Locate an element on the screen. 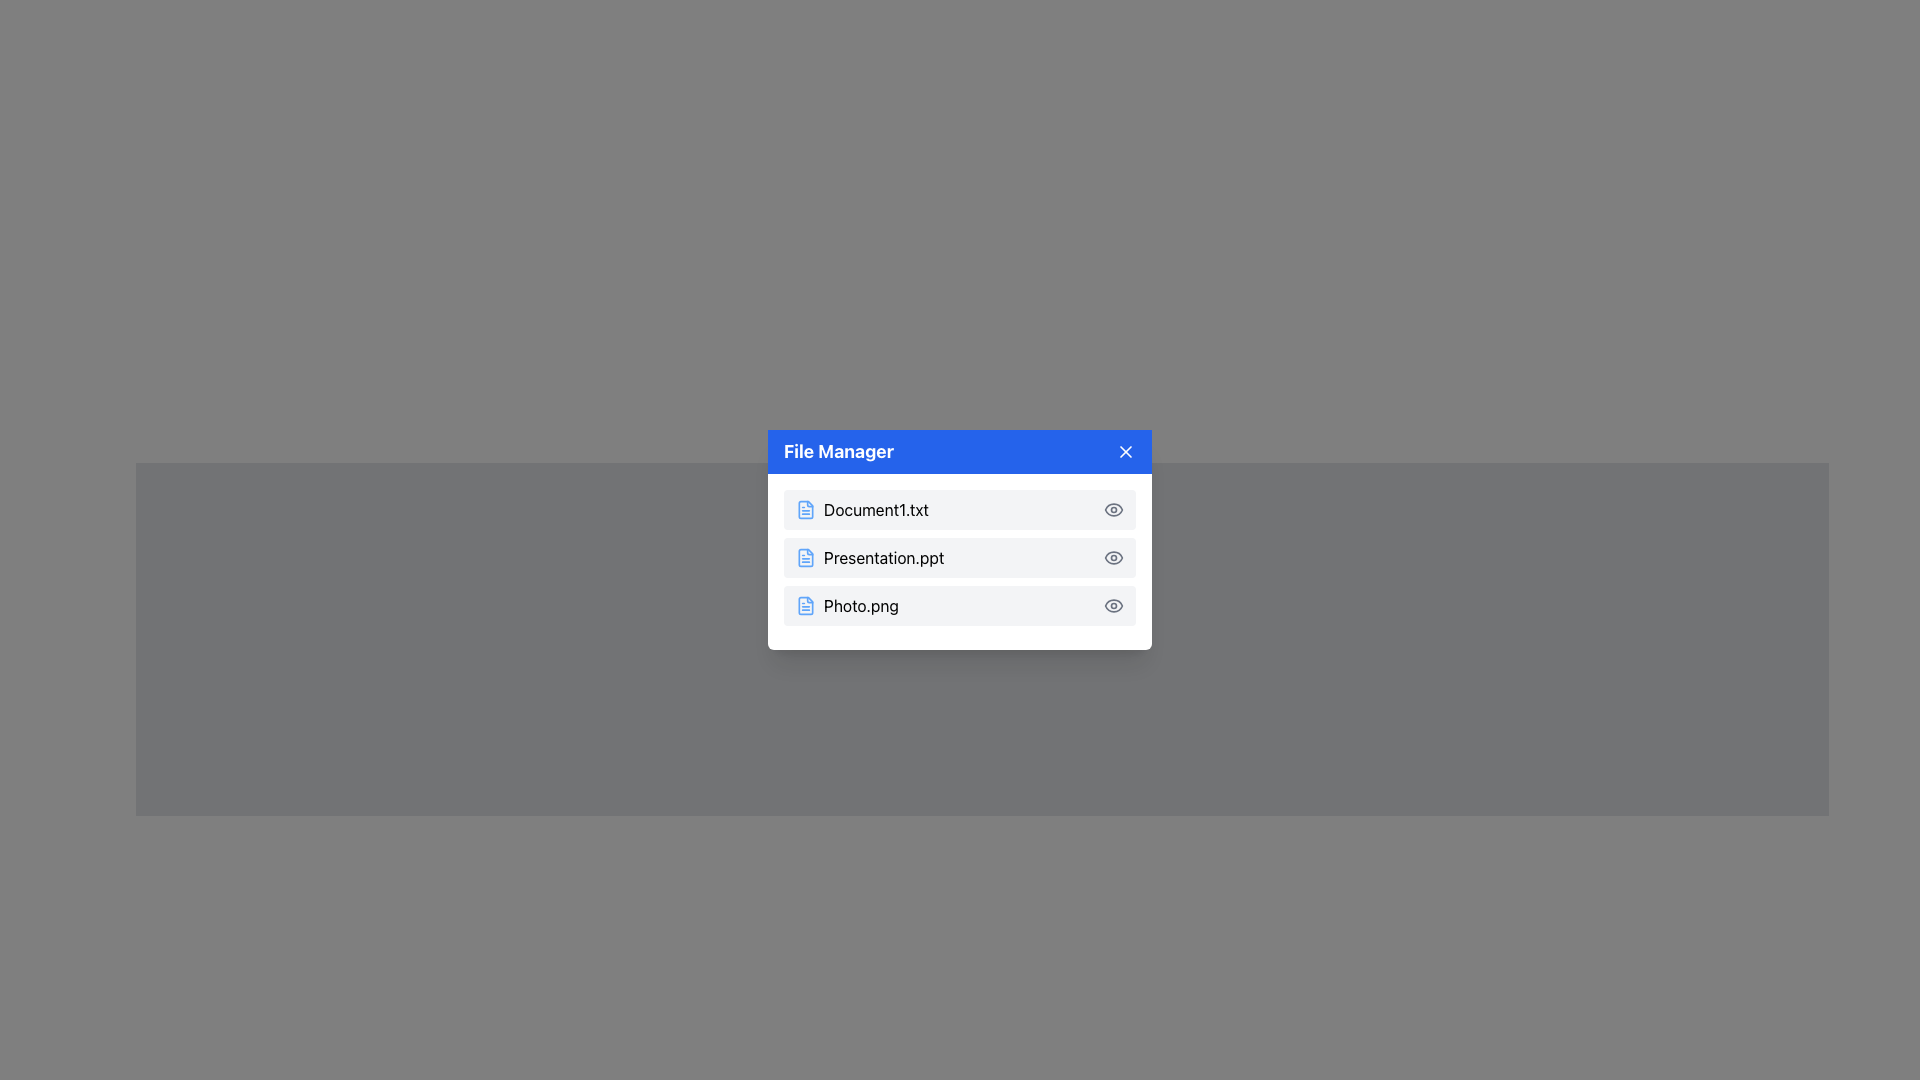 This screenshot has height=1080, width=1920. the visibility toggle eye icon located on the far right of the row for the file labeled 'Document1.txt' in the file management interface is located at coordinates (1112, 508).